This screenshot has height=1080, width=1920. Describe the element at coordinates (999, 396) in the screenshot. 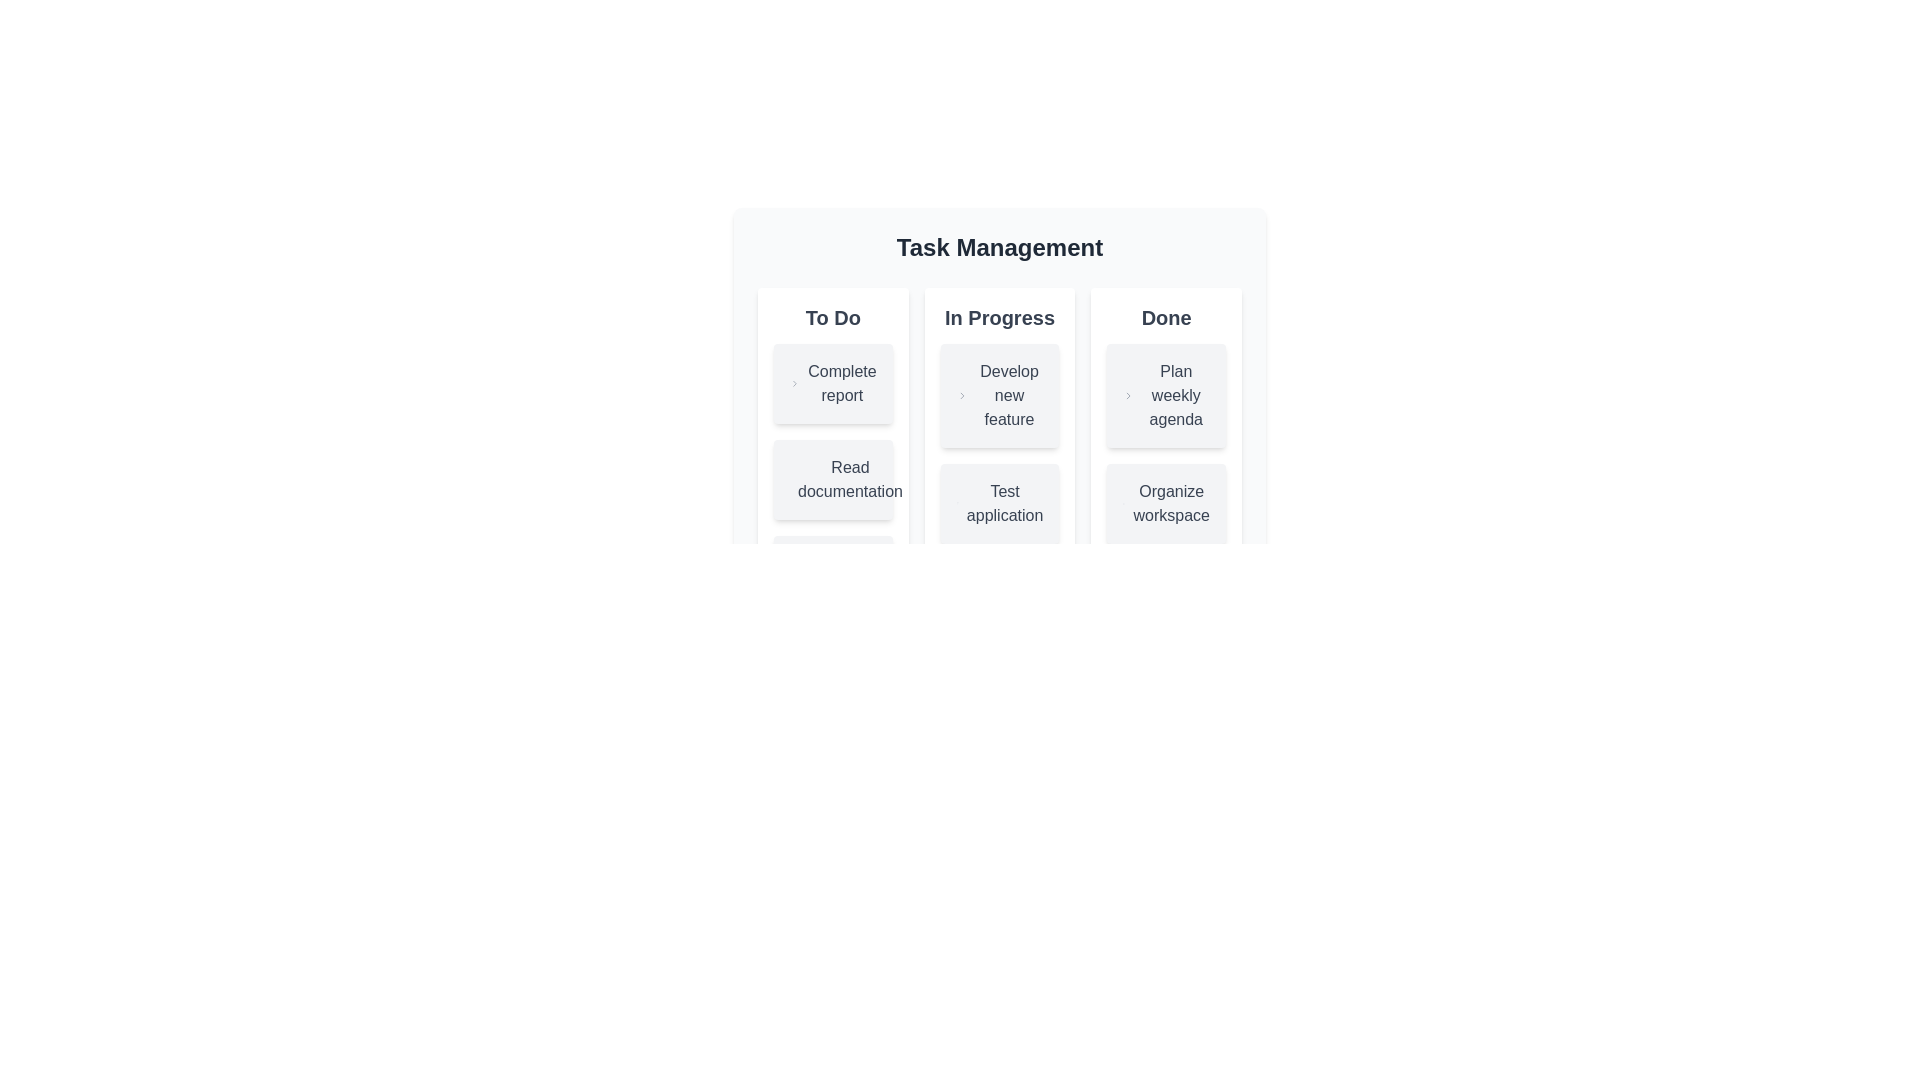

I see `the 'Develop new feature' task card from the 'In Progress' column` at that location.